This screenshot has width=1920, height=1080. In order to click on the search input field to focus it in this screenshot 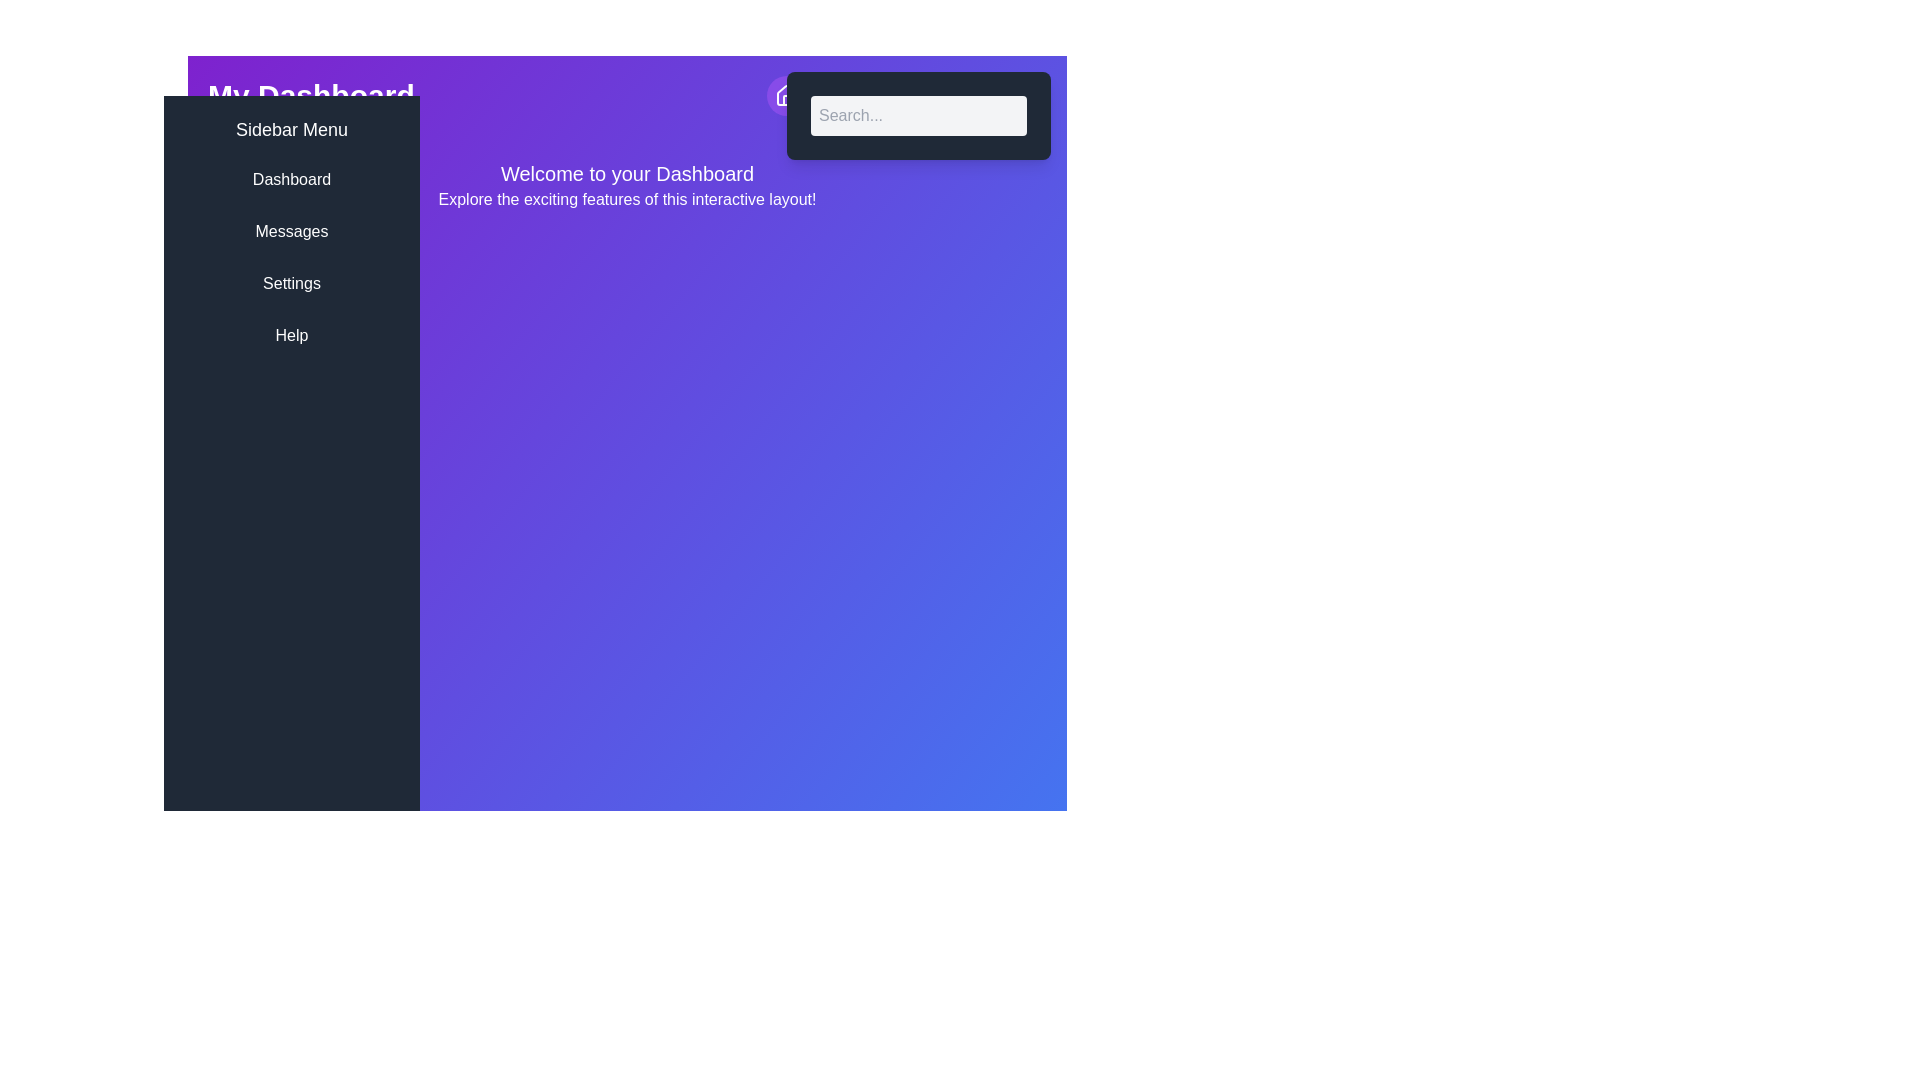, I will do `click(917, 115)`.